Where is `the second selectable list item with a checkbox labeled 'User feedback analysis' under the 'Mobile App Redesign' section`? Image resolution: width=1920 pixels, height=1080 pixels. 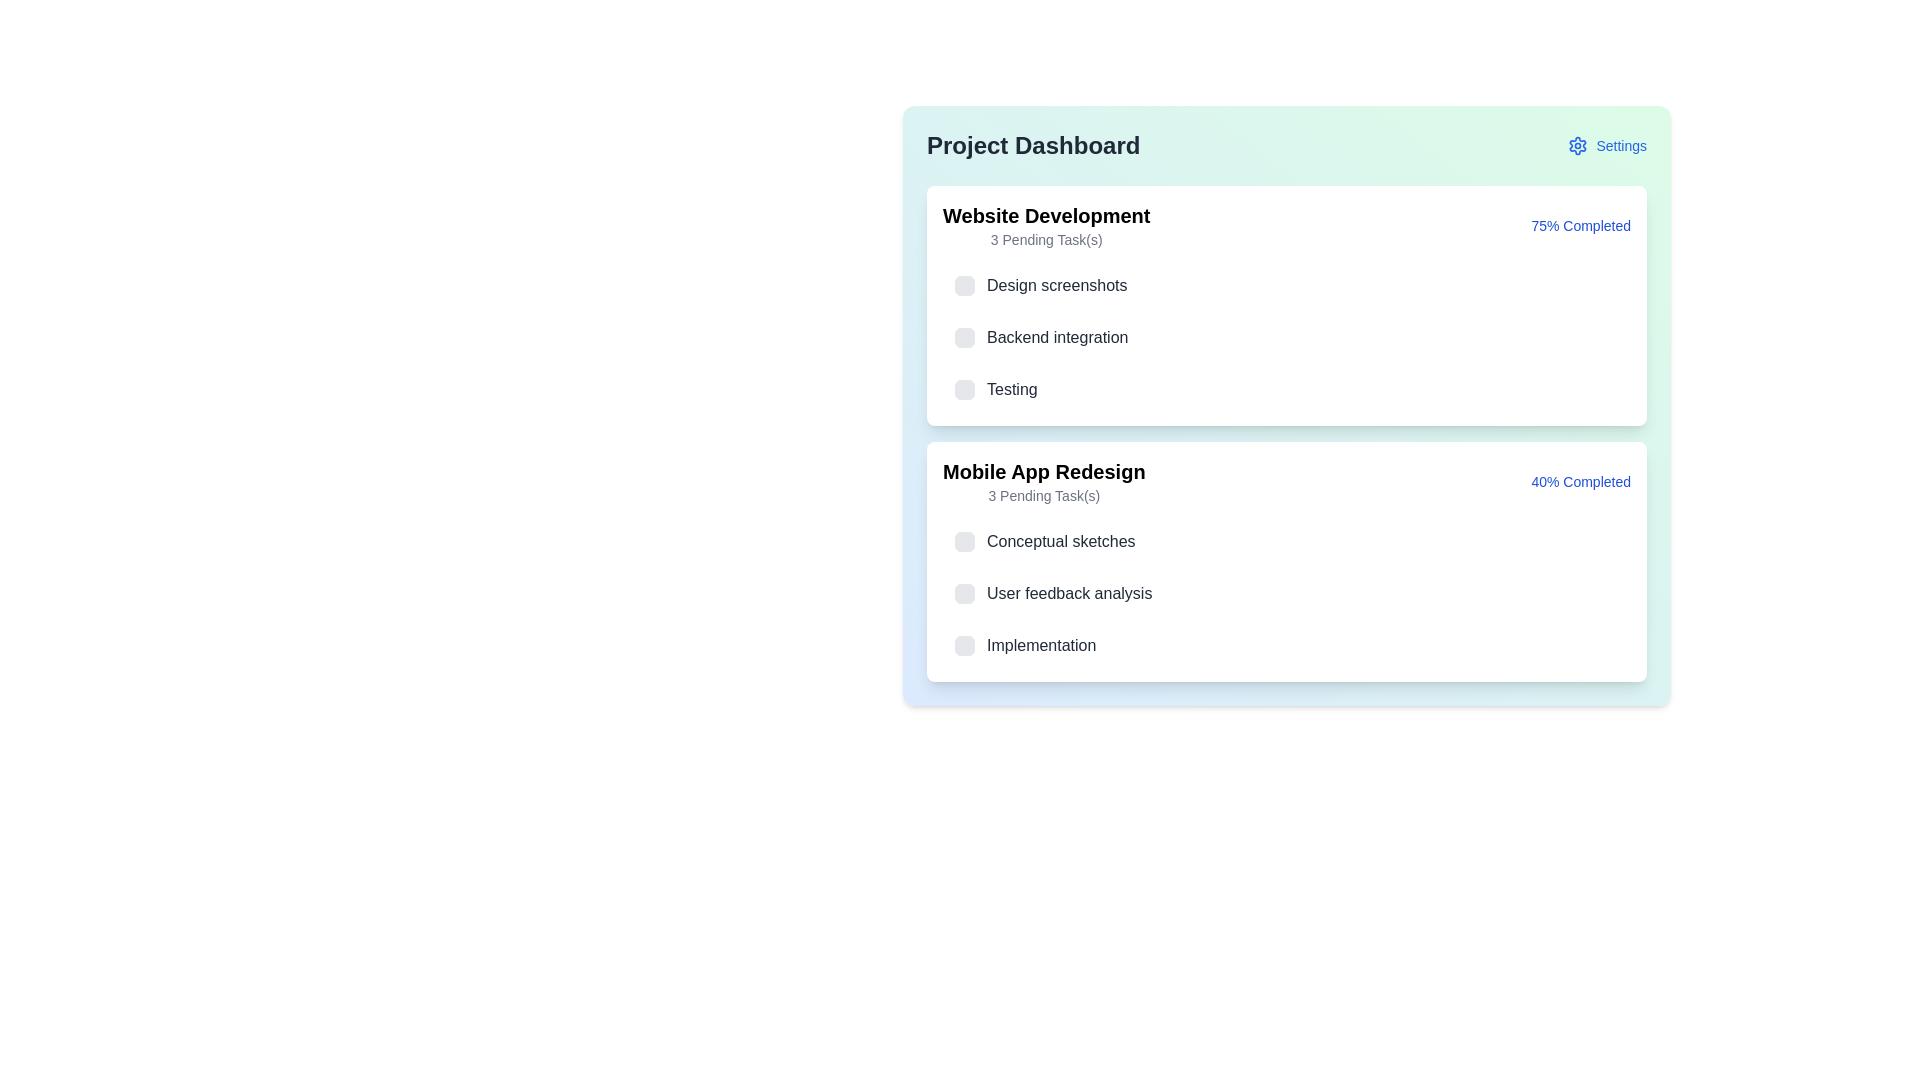
the second selectable list item with a checkbox labeled 'User feedback analysis' under the 'Mobile App Redesign' section is located at coordinates (1286, 593).